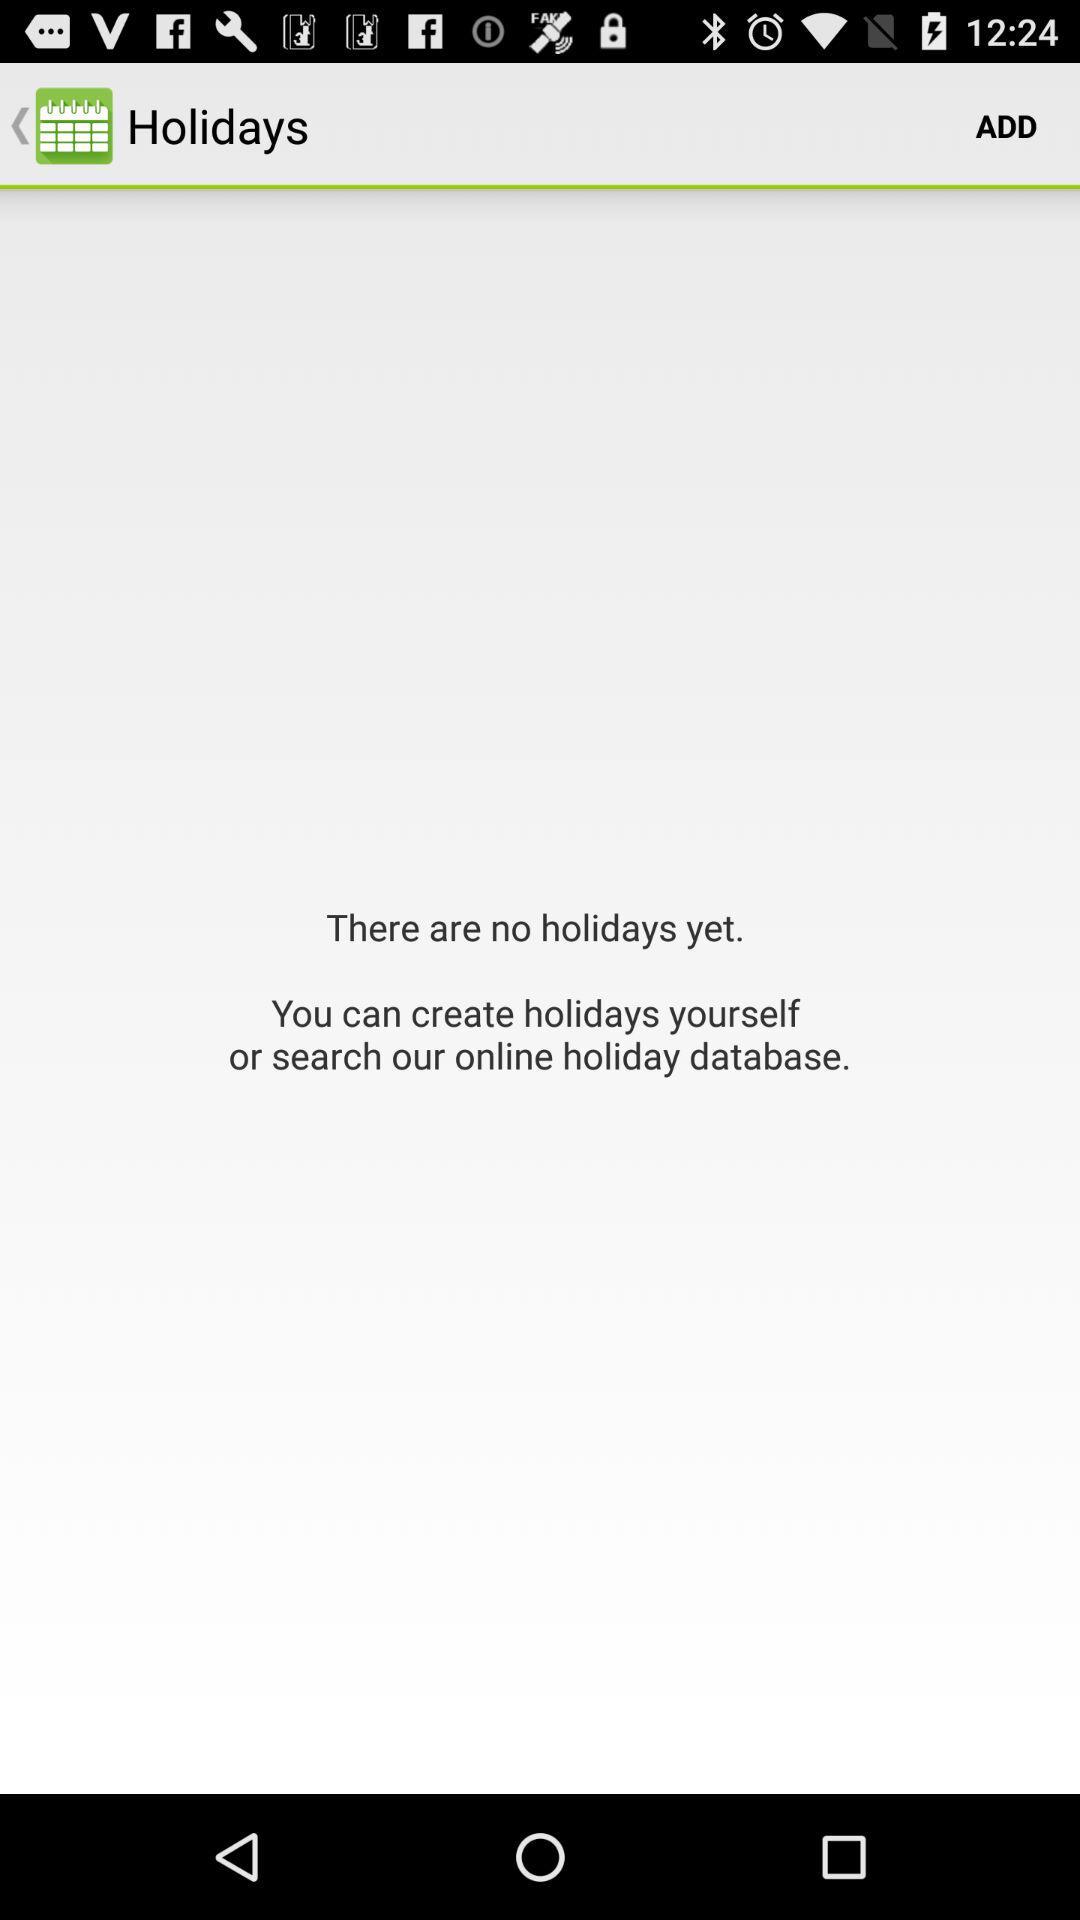 The image size is (1080, 1920). I want to click on icon above there are no item, so click(1006, 124).